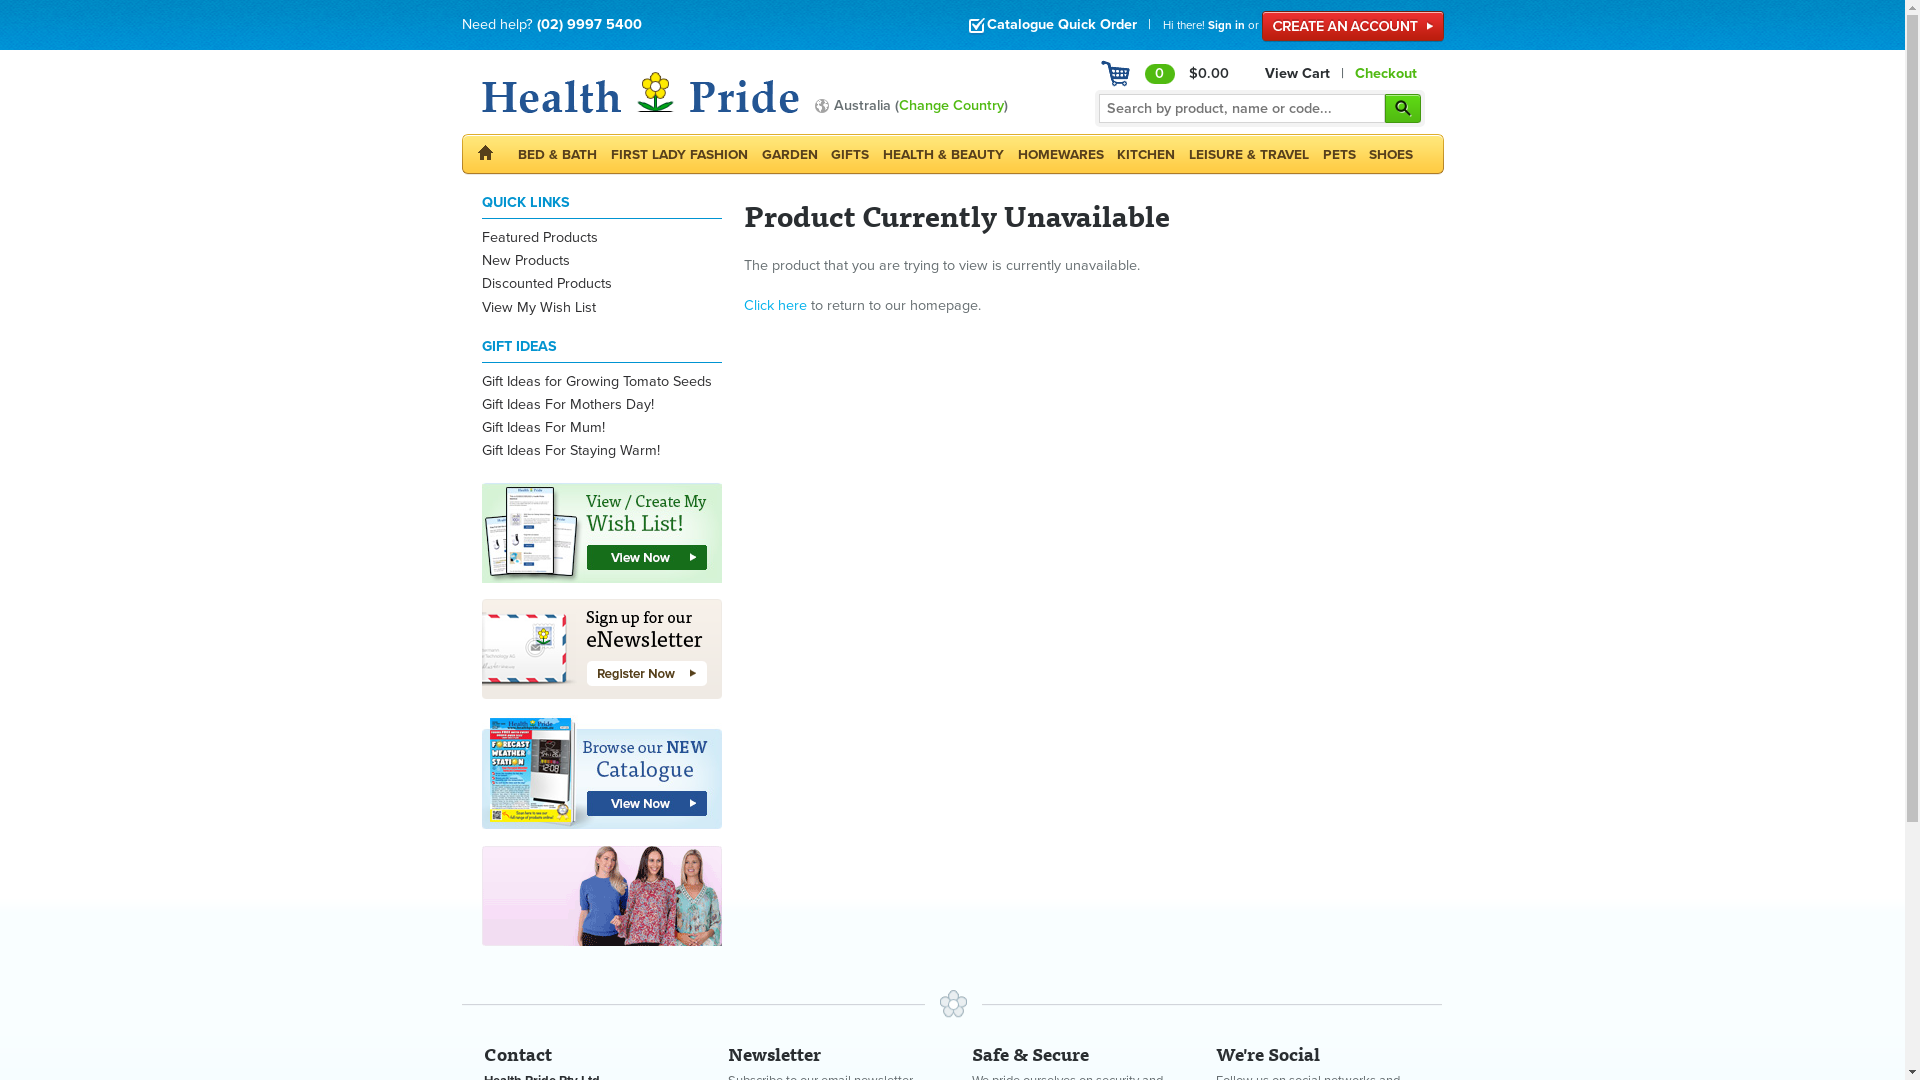  What do you see at coordinates (1385, 72) in the screenshot?
I see `'Checkout'` at bounding box center [1385, 72].